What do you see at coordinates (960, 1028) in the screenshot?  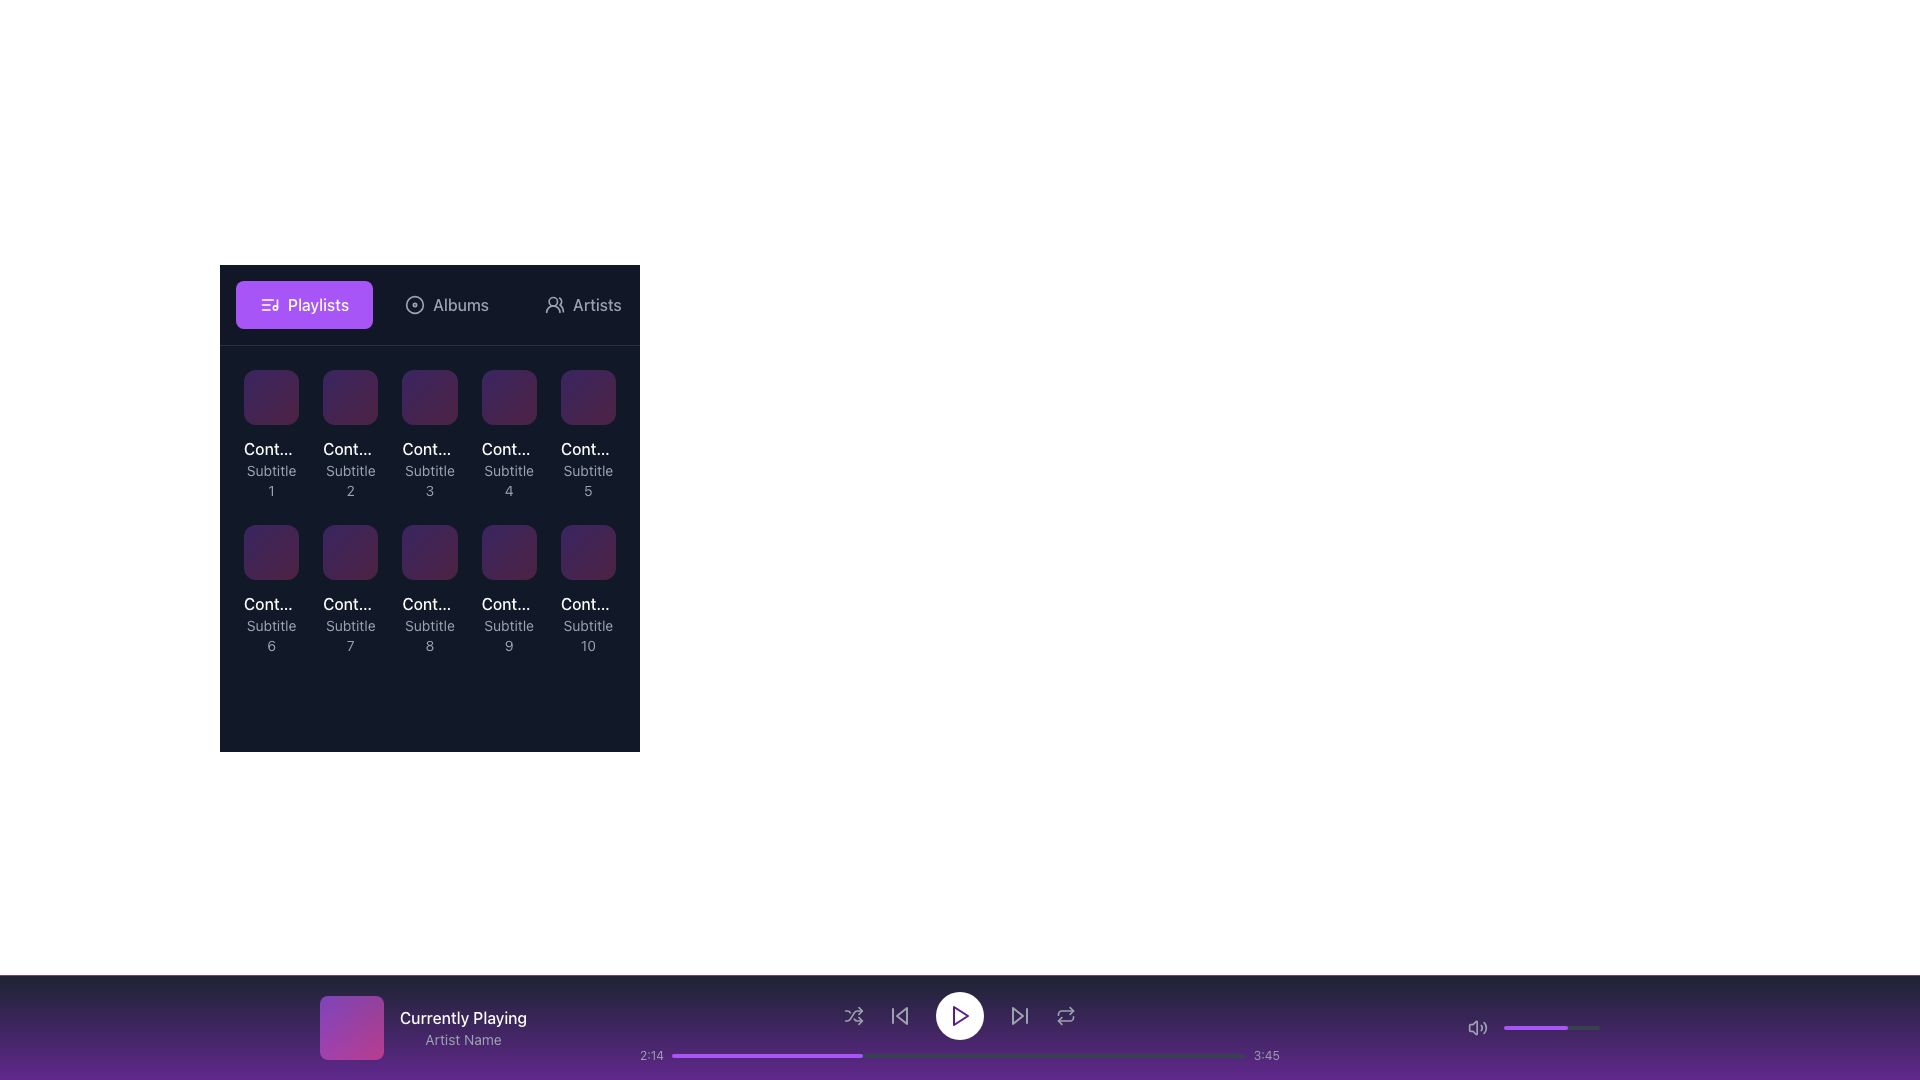 I see `the circular play button located at the center of the purple media control bar` at bounding box center [960, 1028].